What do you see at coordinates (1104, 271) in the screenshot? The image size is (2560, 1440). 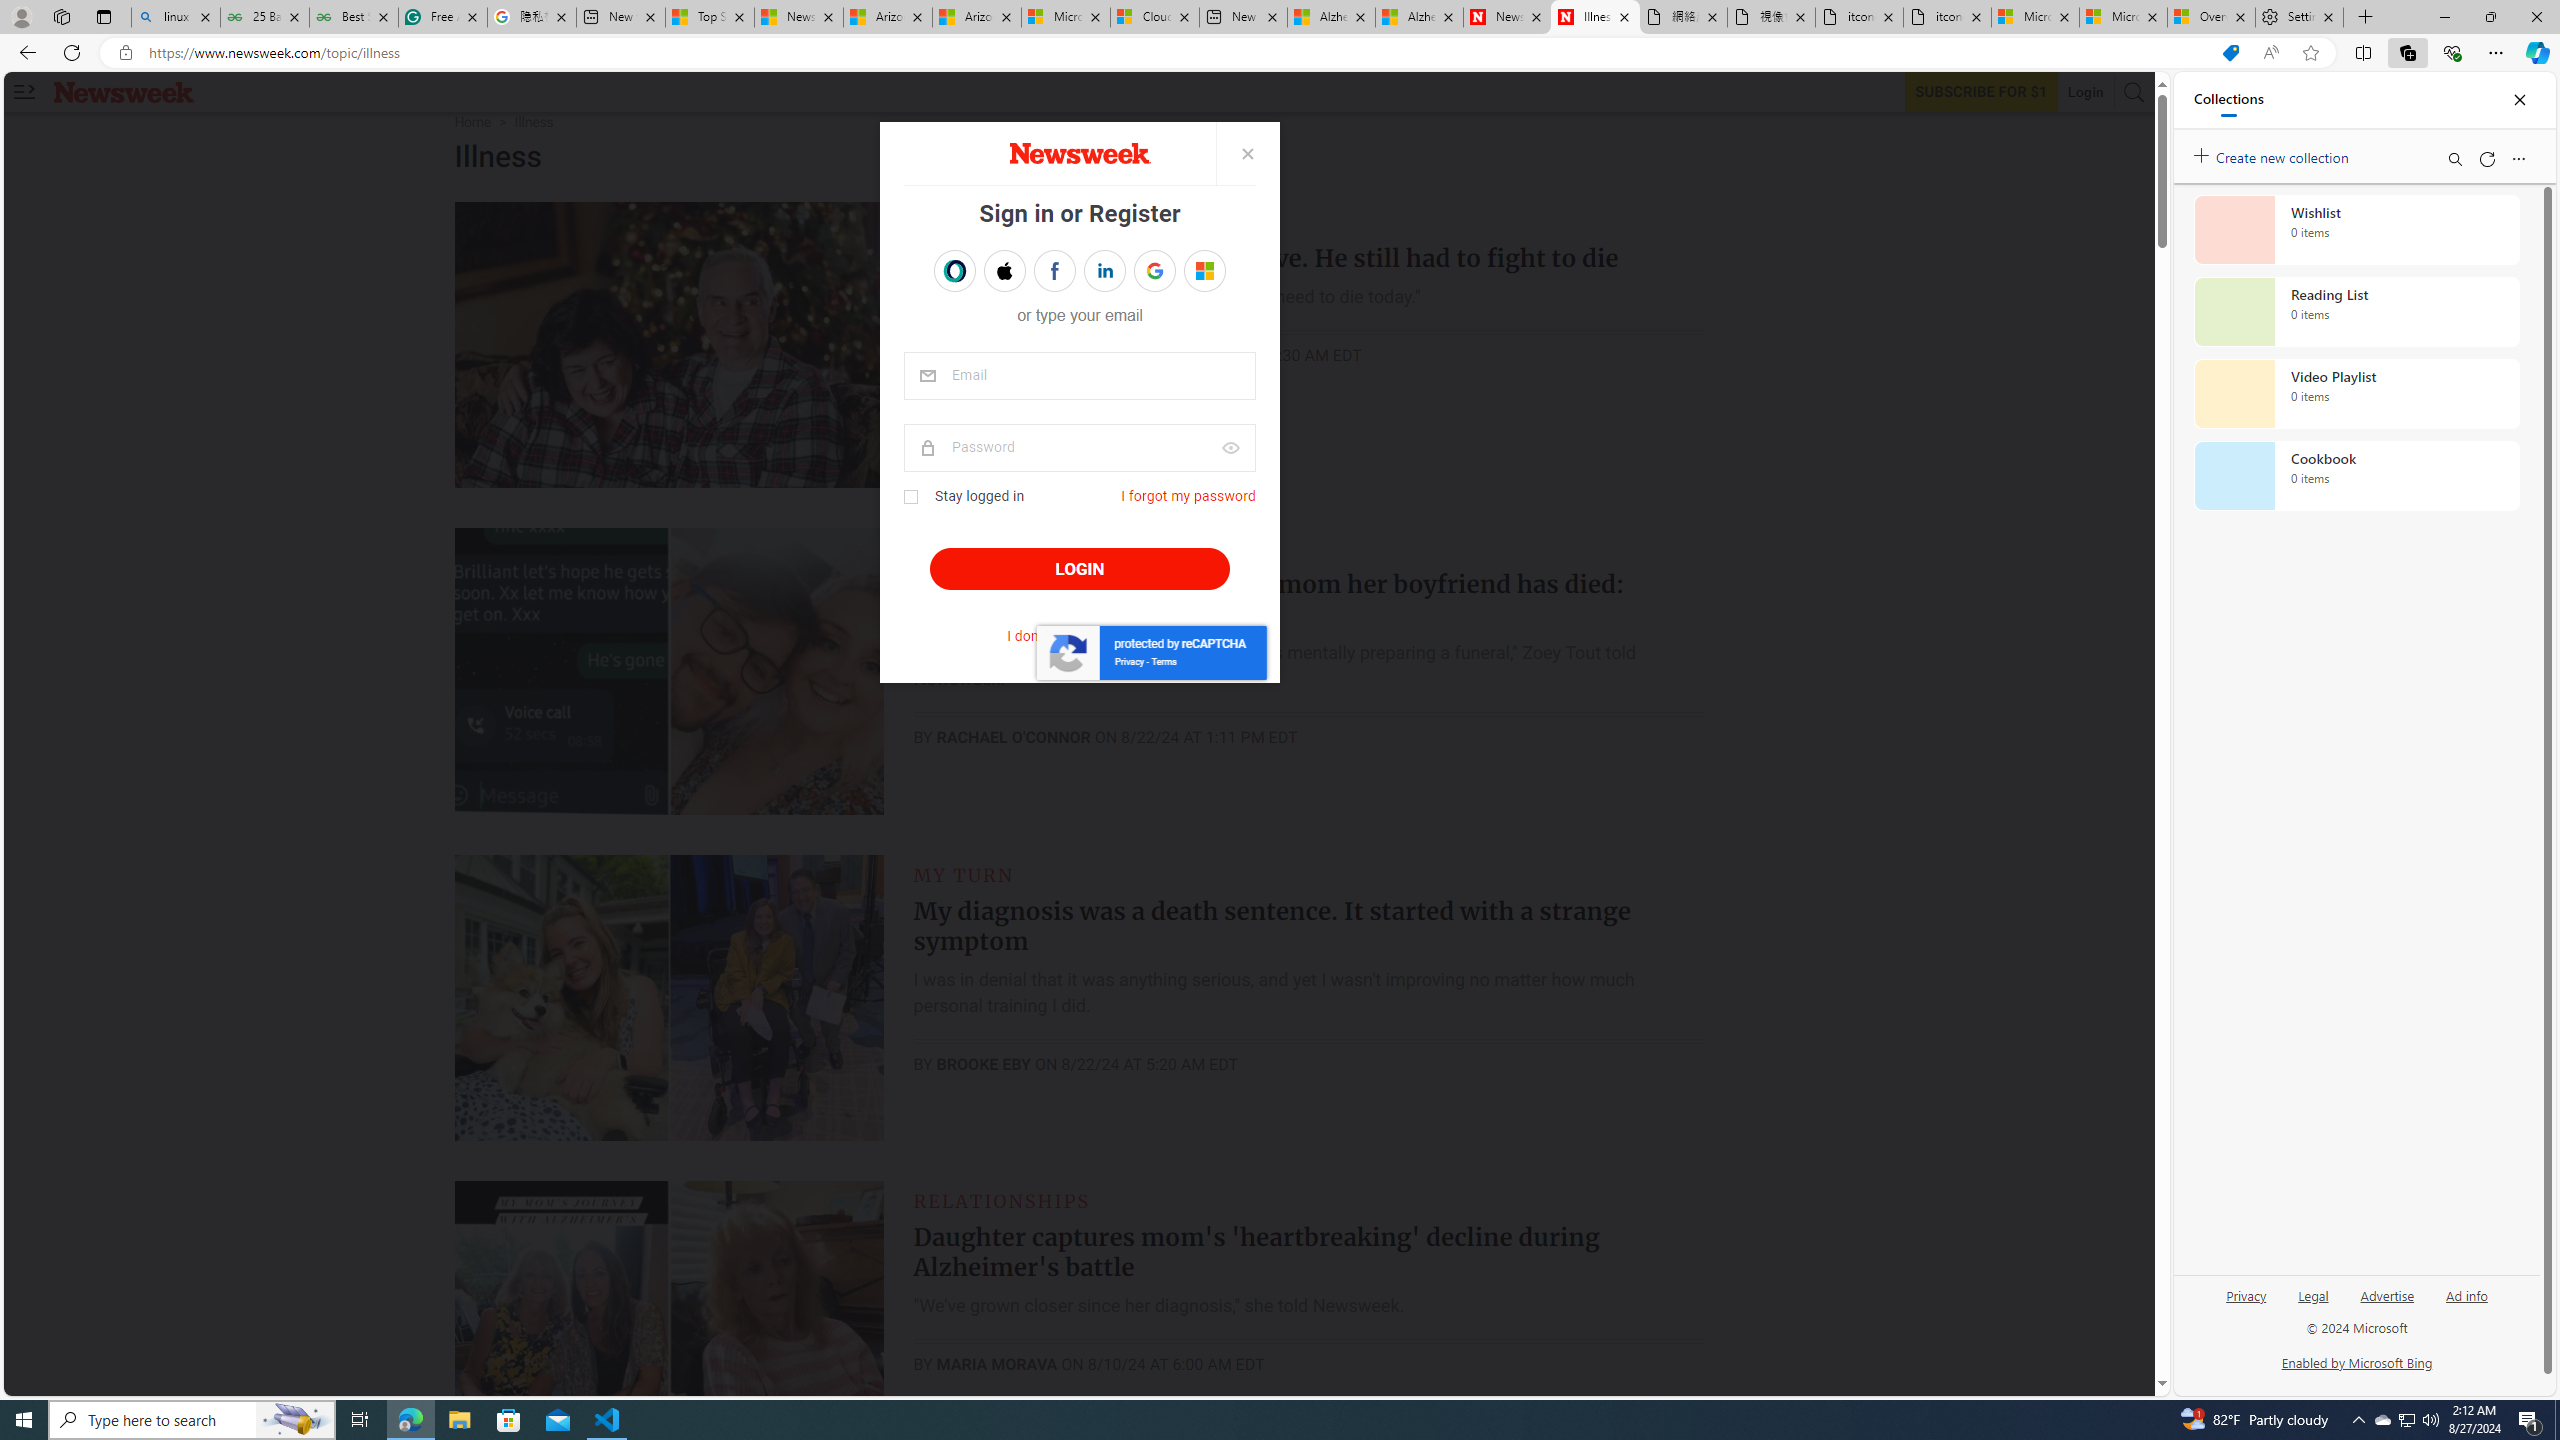 I see `'Sign in with LINKEDIN'` at bounding box center [1104, 271].